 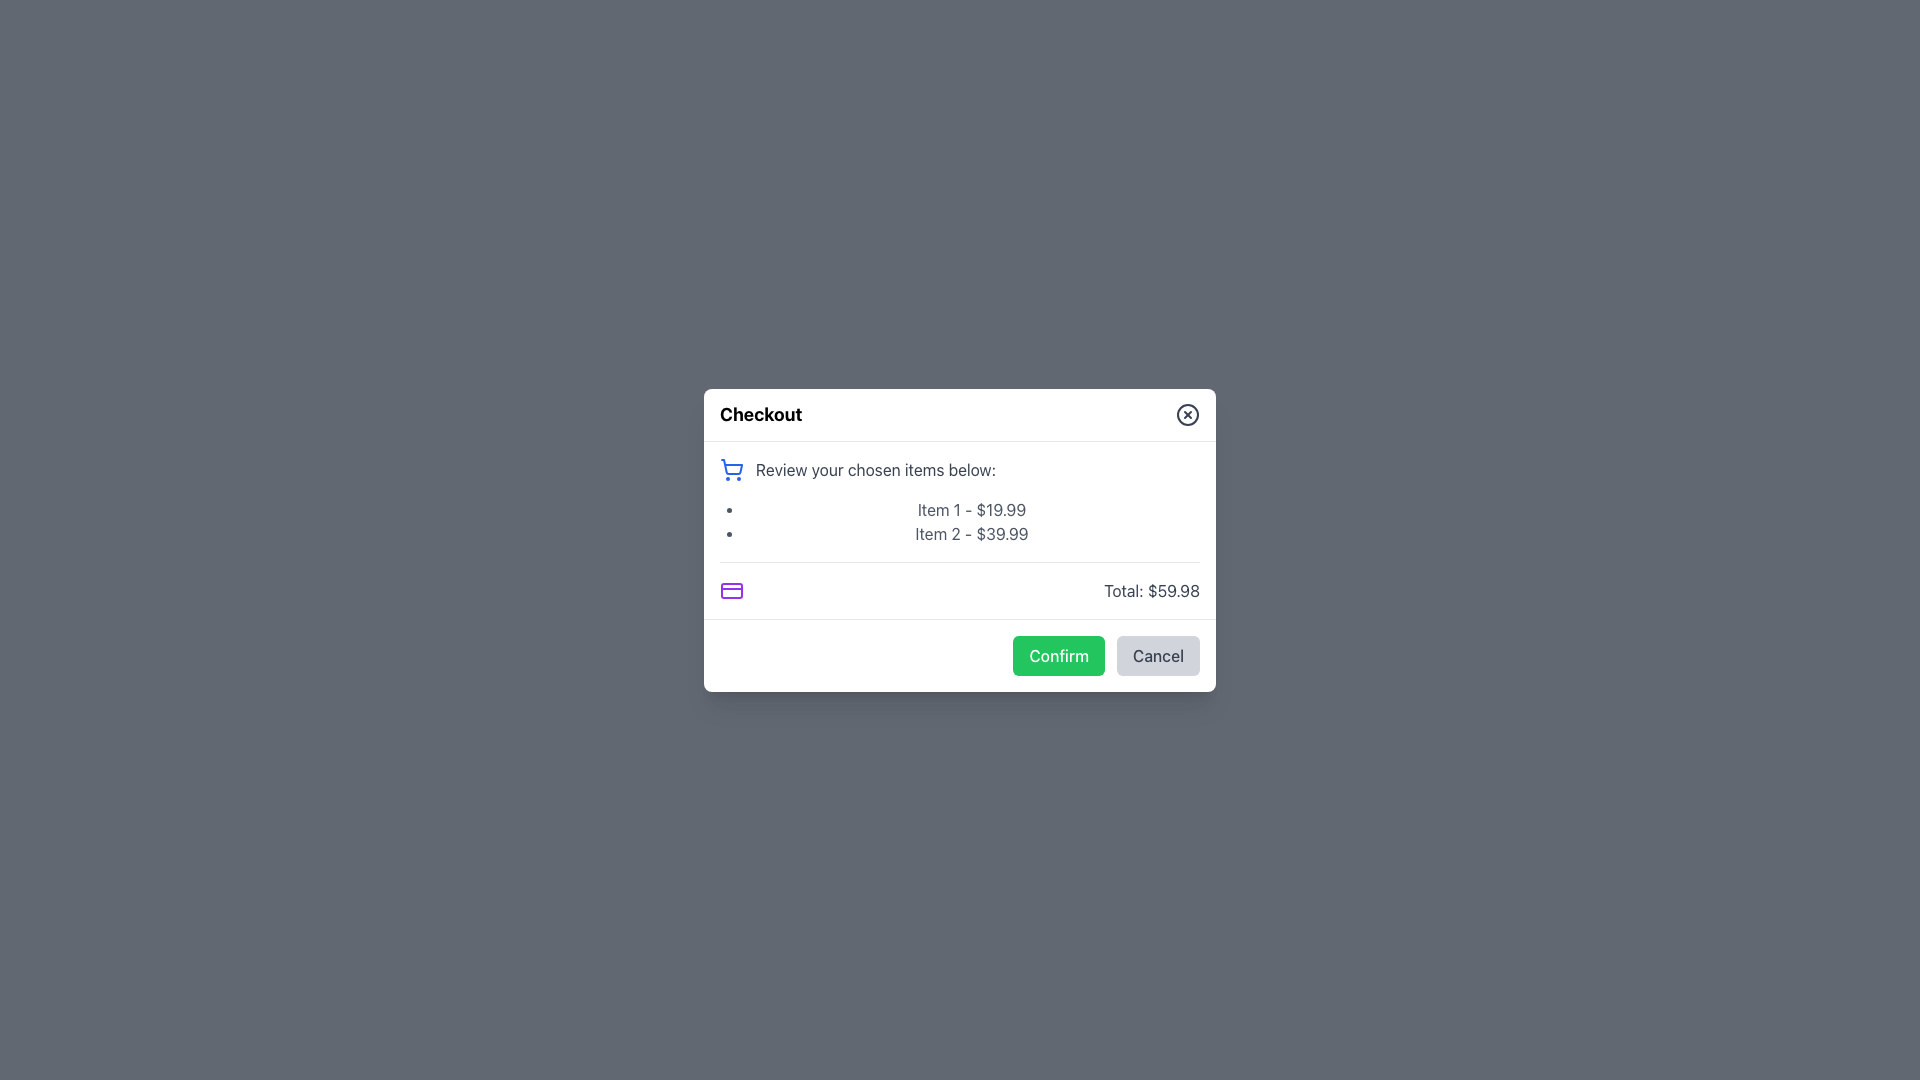 What do you see at coordinates (1188, 412) in the screenshot?
I see `the circular close button with an 'X' icon located in the upper-right corner of the modal` at bounding box center [1188, 412].